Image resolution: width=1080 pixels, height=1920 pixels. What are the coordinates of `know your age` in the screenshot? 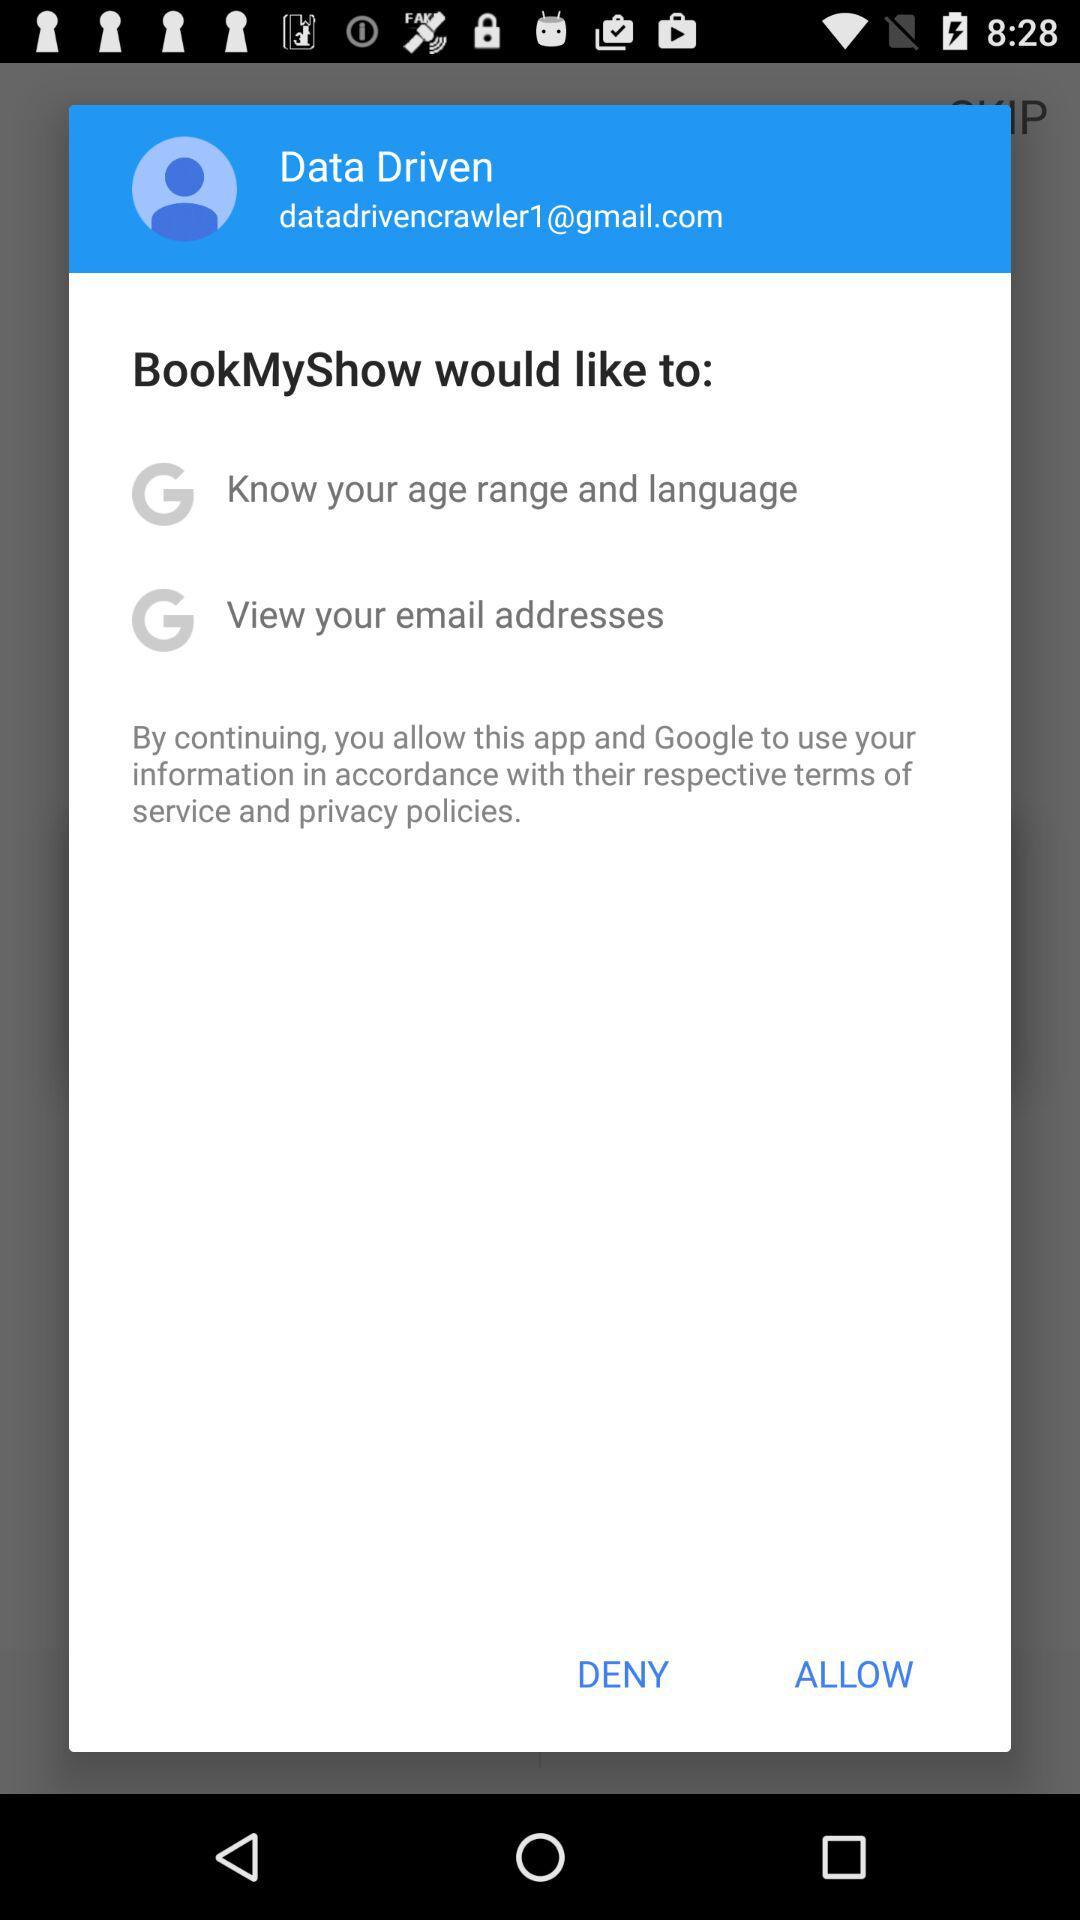 It's located at (511, 487).